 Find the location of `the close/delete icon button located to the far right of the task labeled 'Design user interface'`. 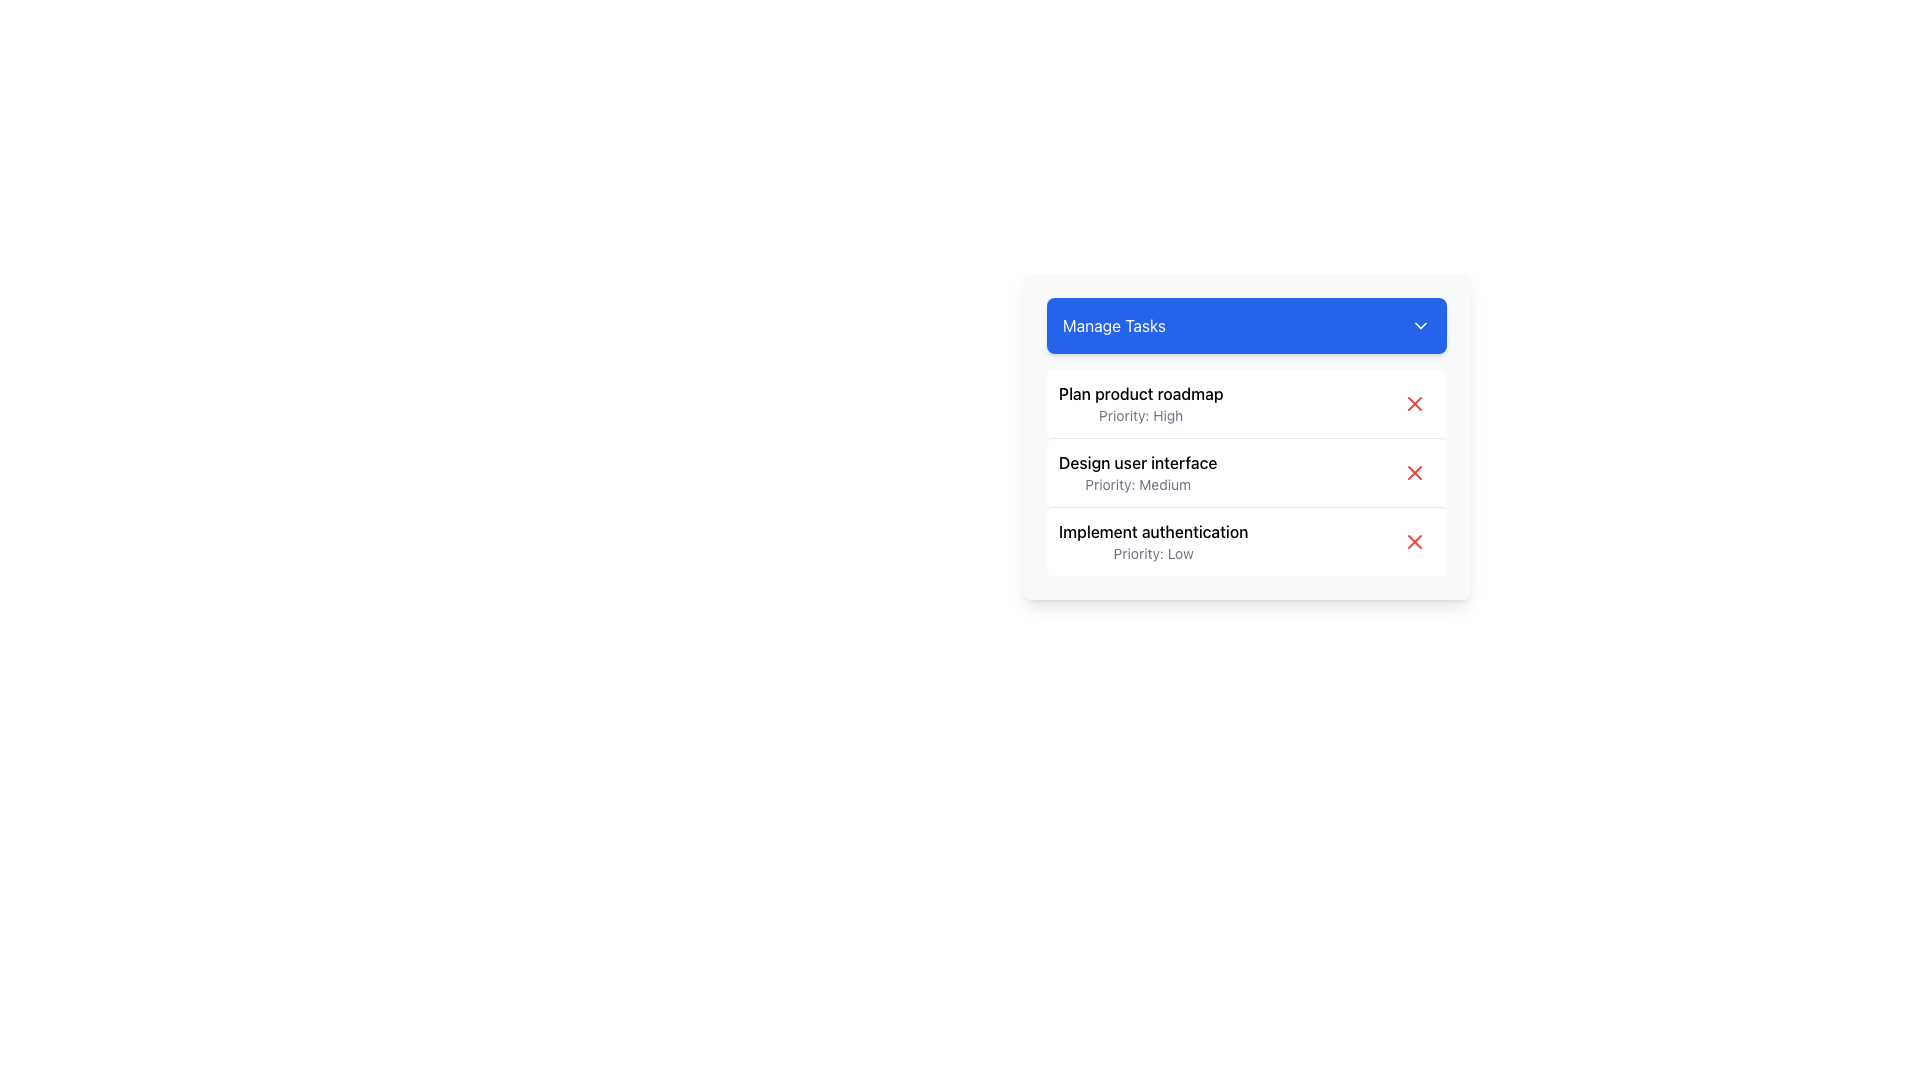

the close/delete icon button located to the far right of the task labeled 'Design user interface' is located at coordinates (1414, 473).